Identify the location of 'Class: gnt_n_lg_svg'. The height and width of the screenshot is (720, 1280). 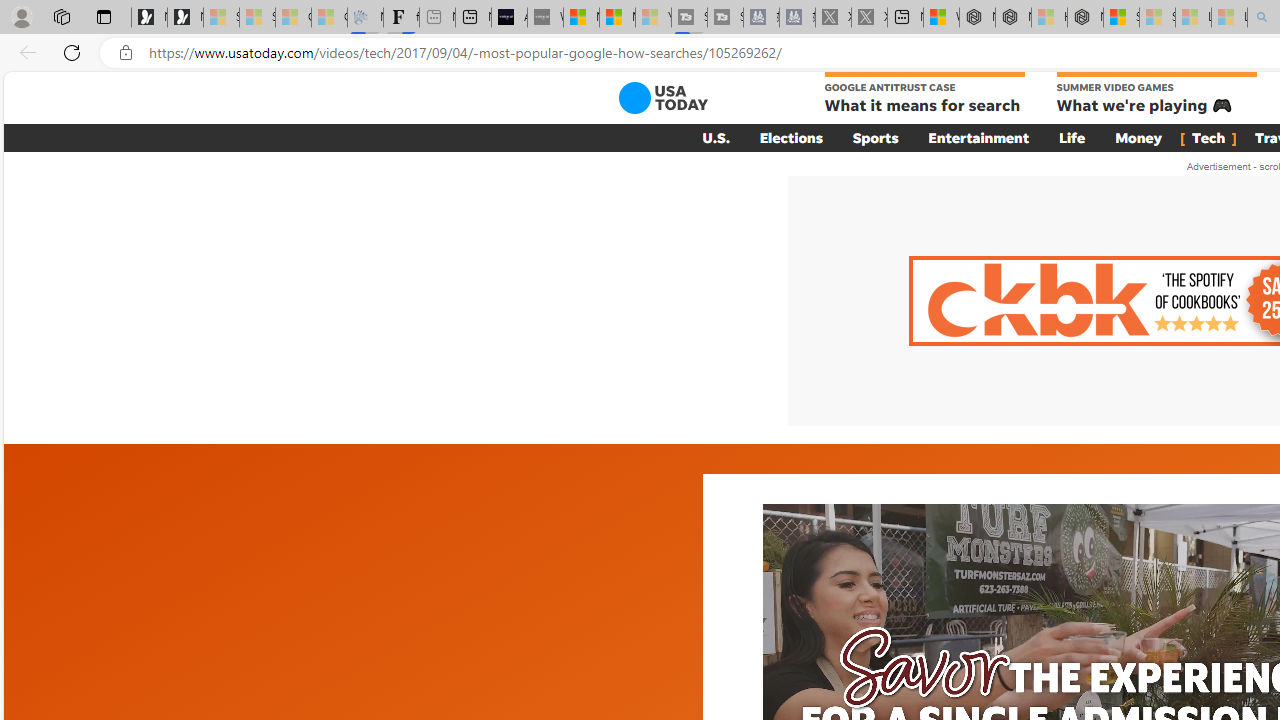
(663, 97).